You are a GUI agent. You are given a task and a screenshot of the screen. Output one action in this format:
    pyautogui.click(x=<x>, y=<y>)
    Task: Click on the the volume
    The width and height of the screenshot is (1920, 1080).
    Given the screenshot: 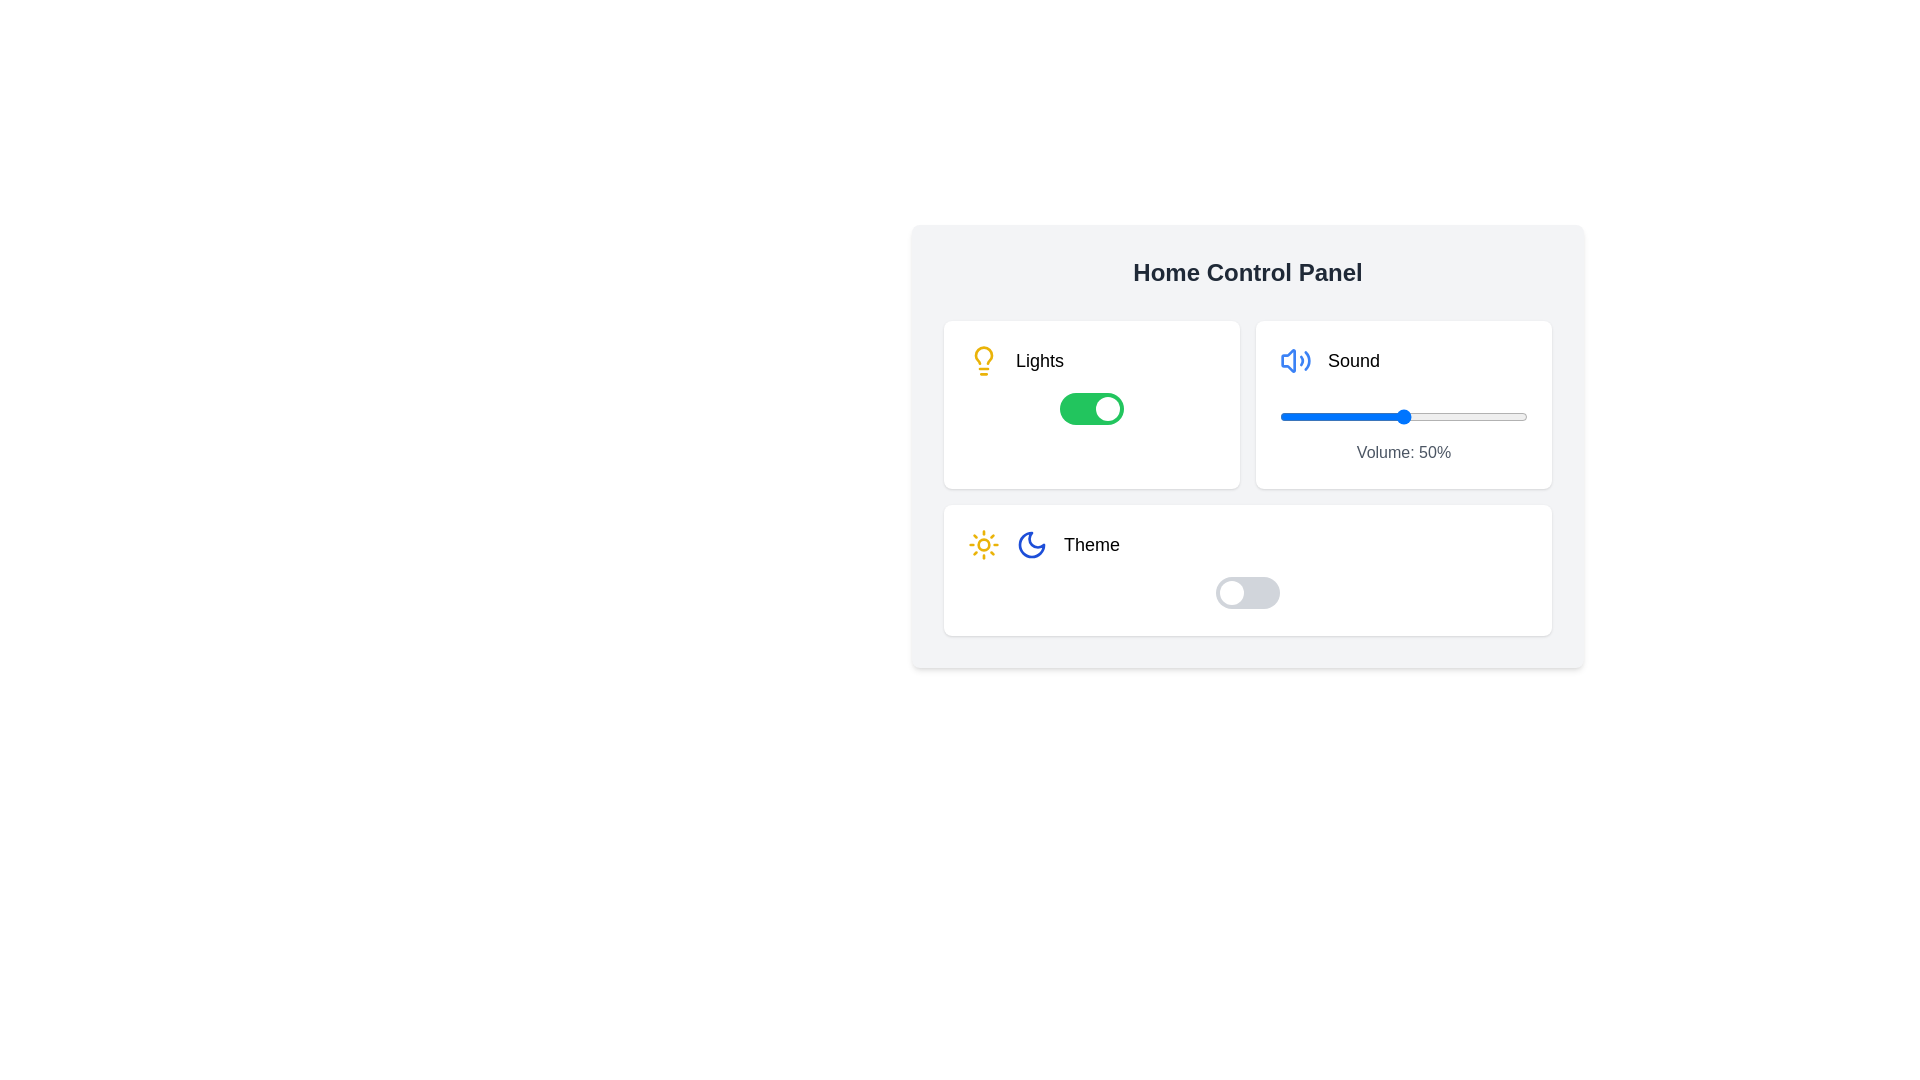 What is the action you would take?
    pyautogui.click(x=1368, y=415)
    